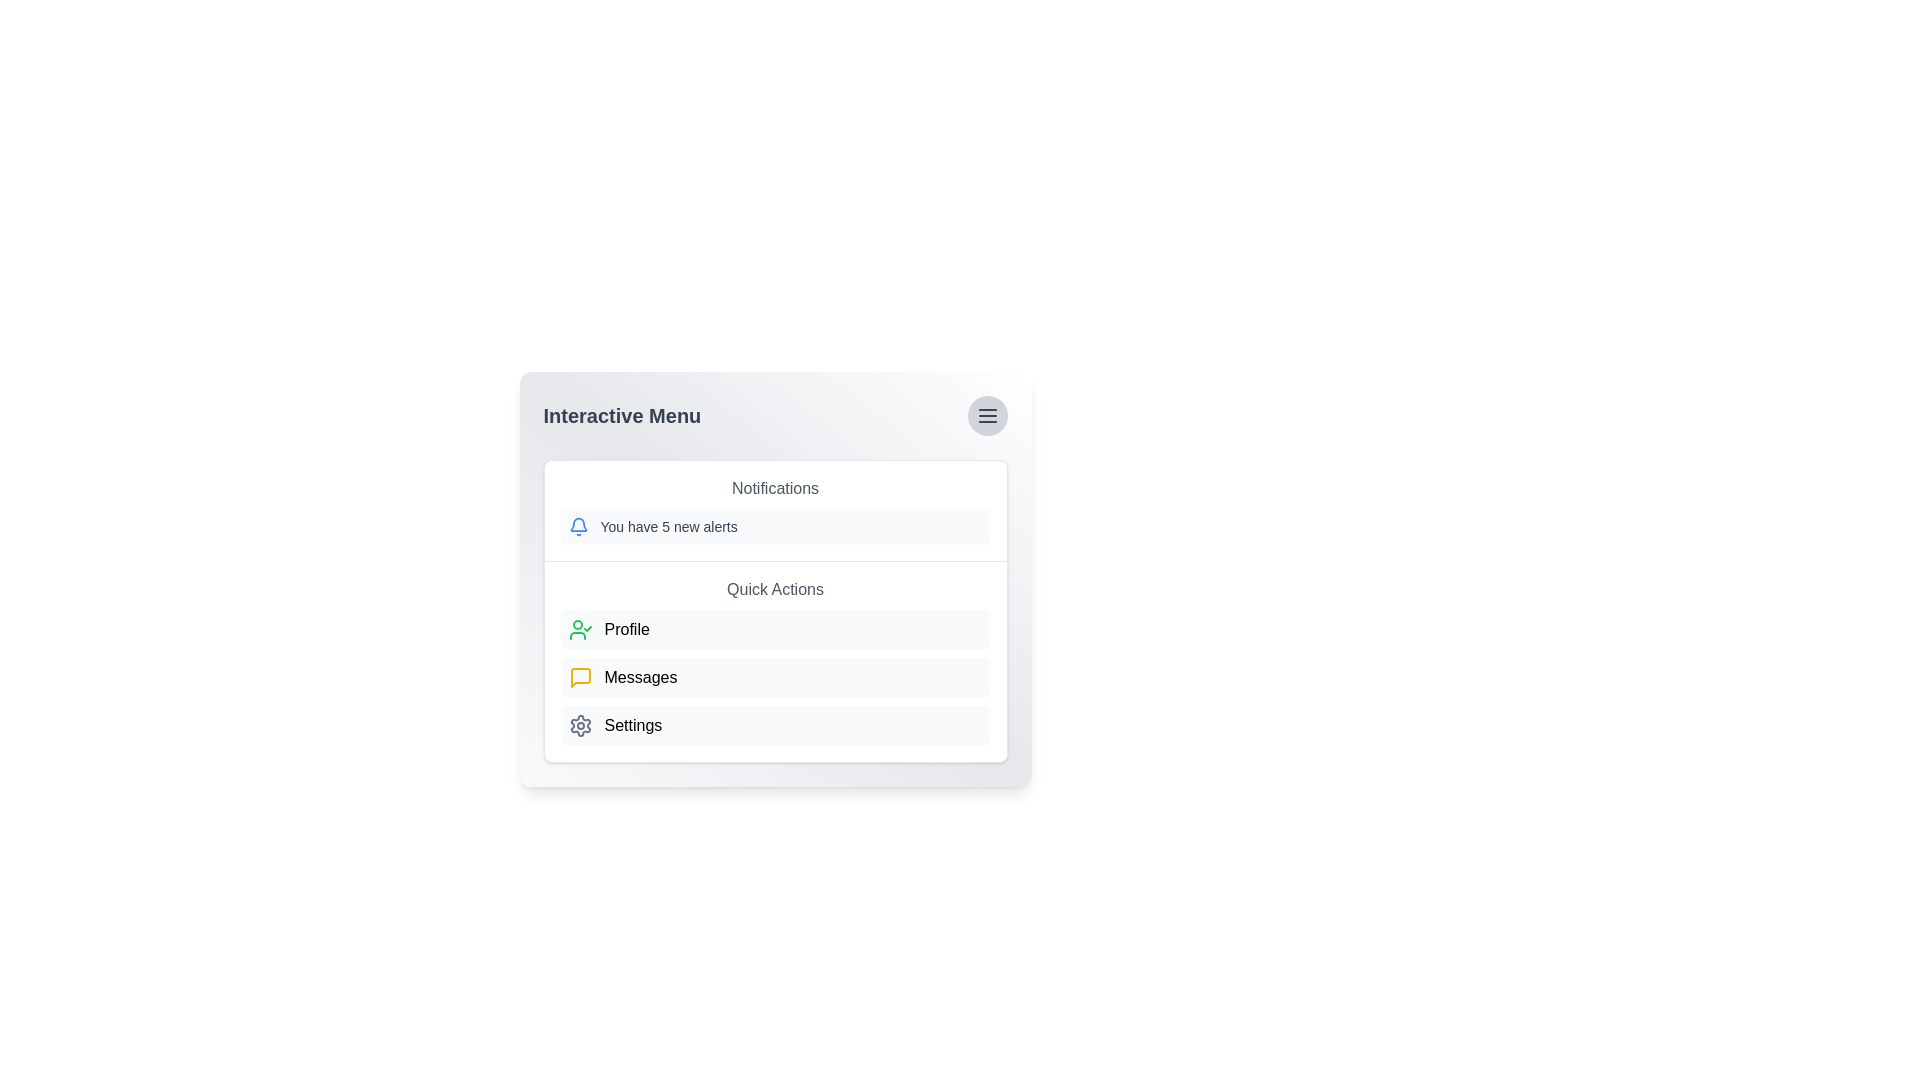  Describe the element at coordinates (987, 415) in the screenshot. I see `the menu toggle button to change the visibility of the menu` at that location.